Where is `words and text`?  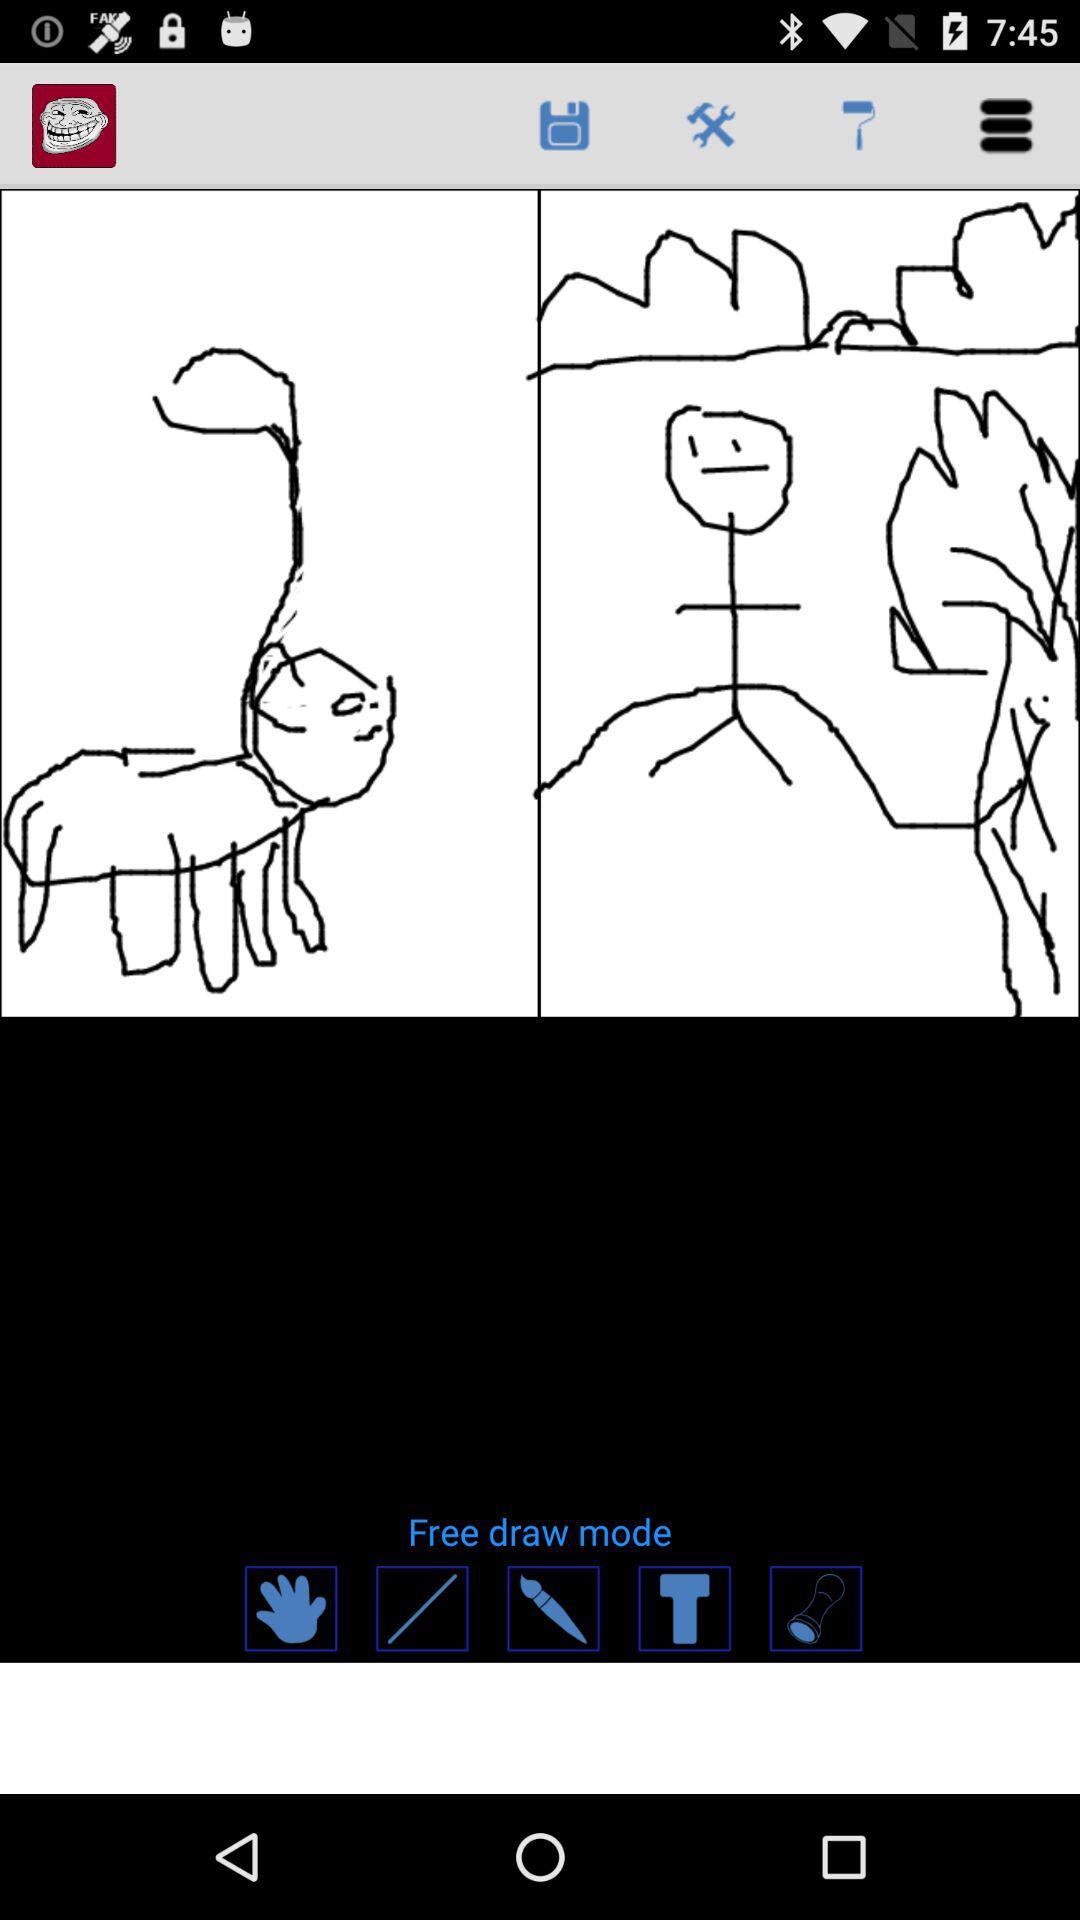 words and text is located at coordinates (682, 1608).